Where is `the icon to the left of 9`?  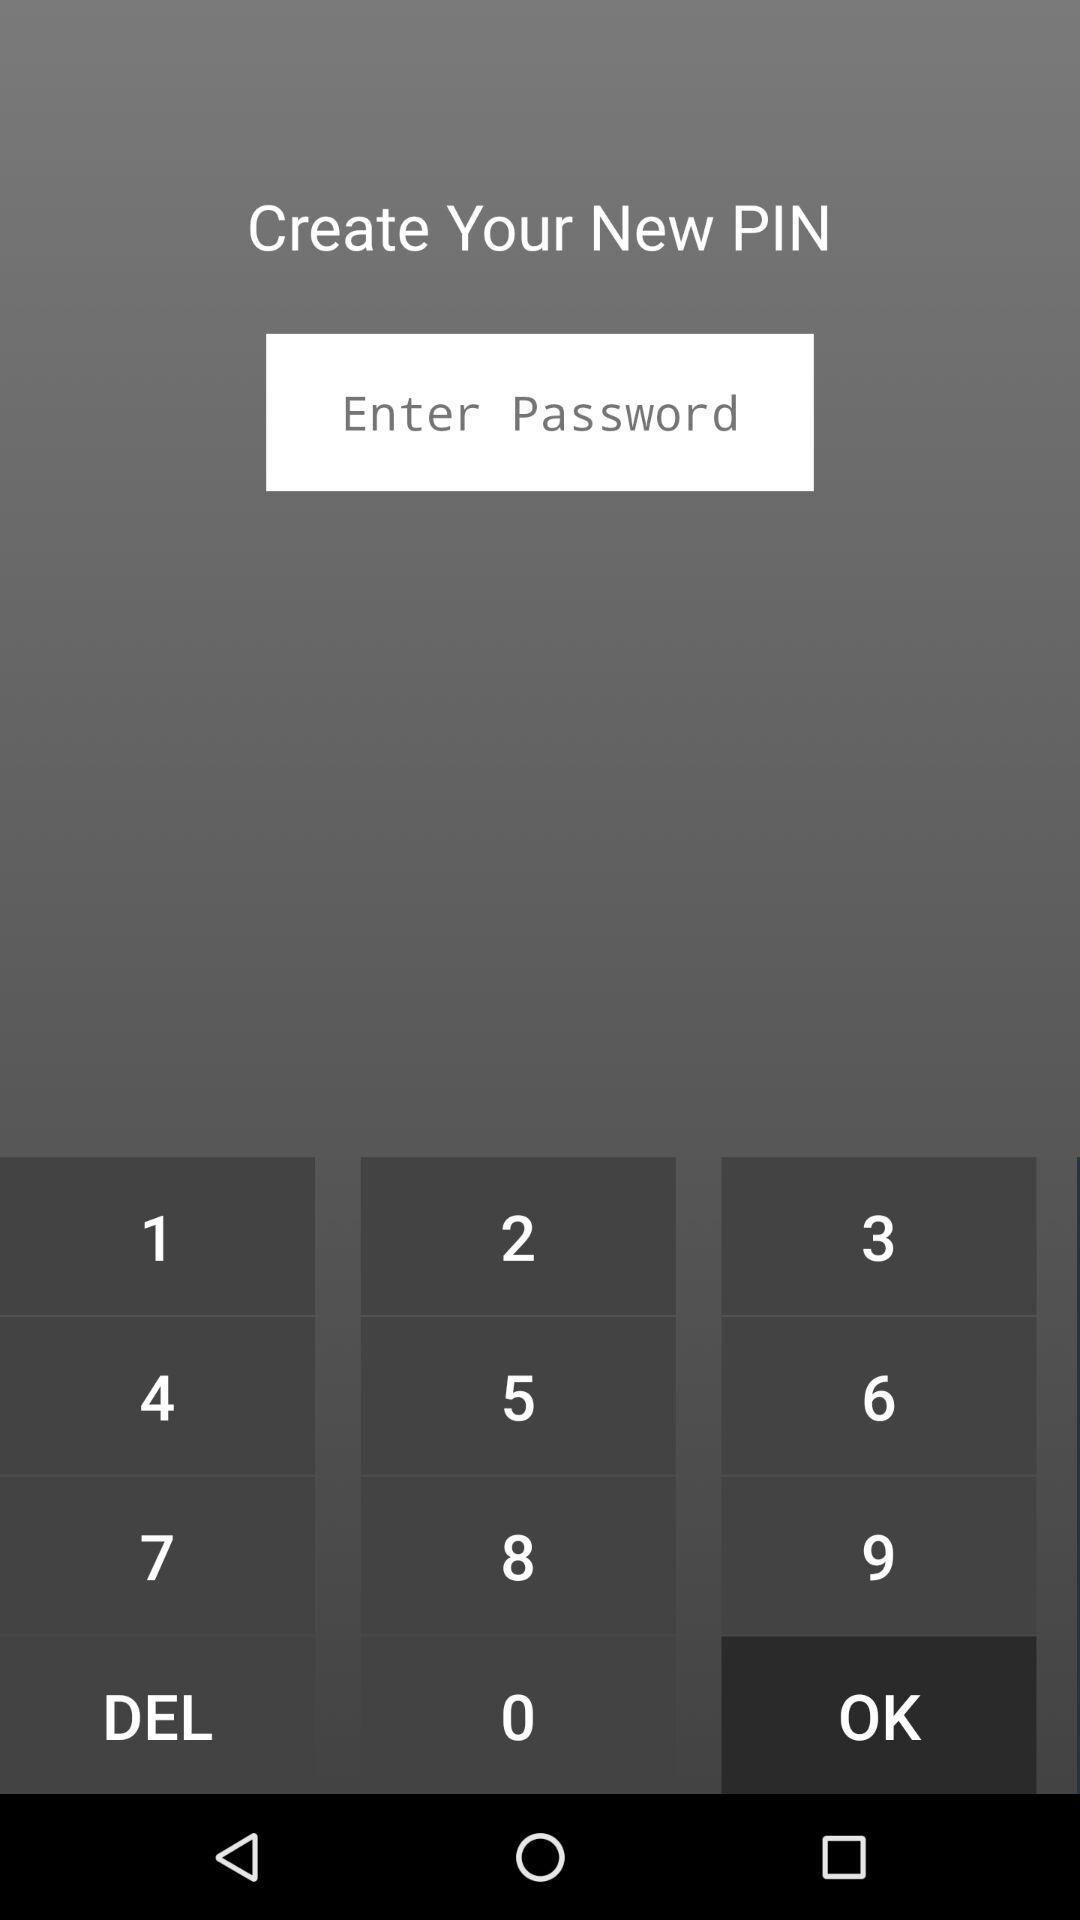
the icon to the left of 9 is located at coordinates (517, 1714).